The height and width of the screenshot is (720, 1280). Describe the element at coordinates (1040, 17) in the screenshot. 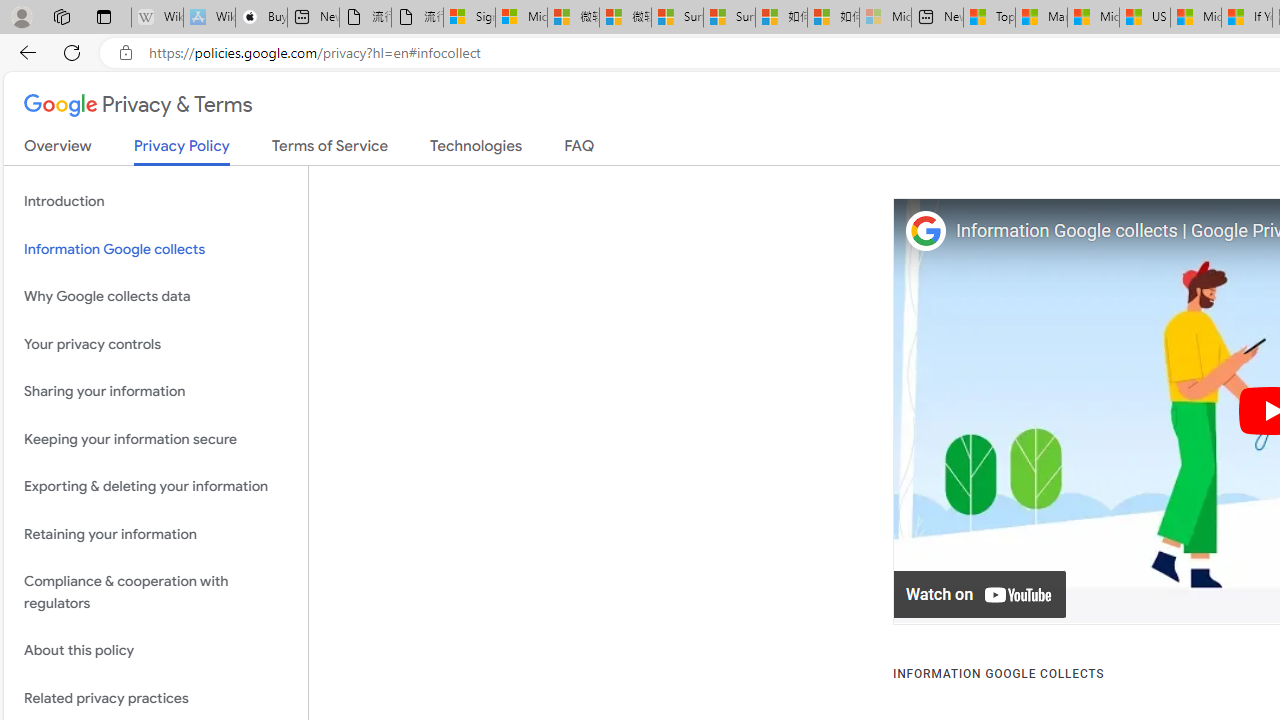

I see `'Marine life - MSN'` at that location.